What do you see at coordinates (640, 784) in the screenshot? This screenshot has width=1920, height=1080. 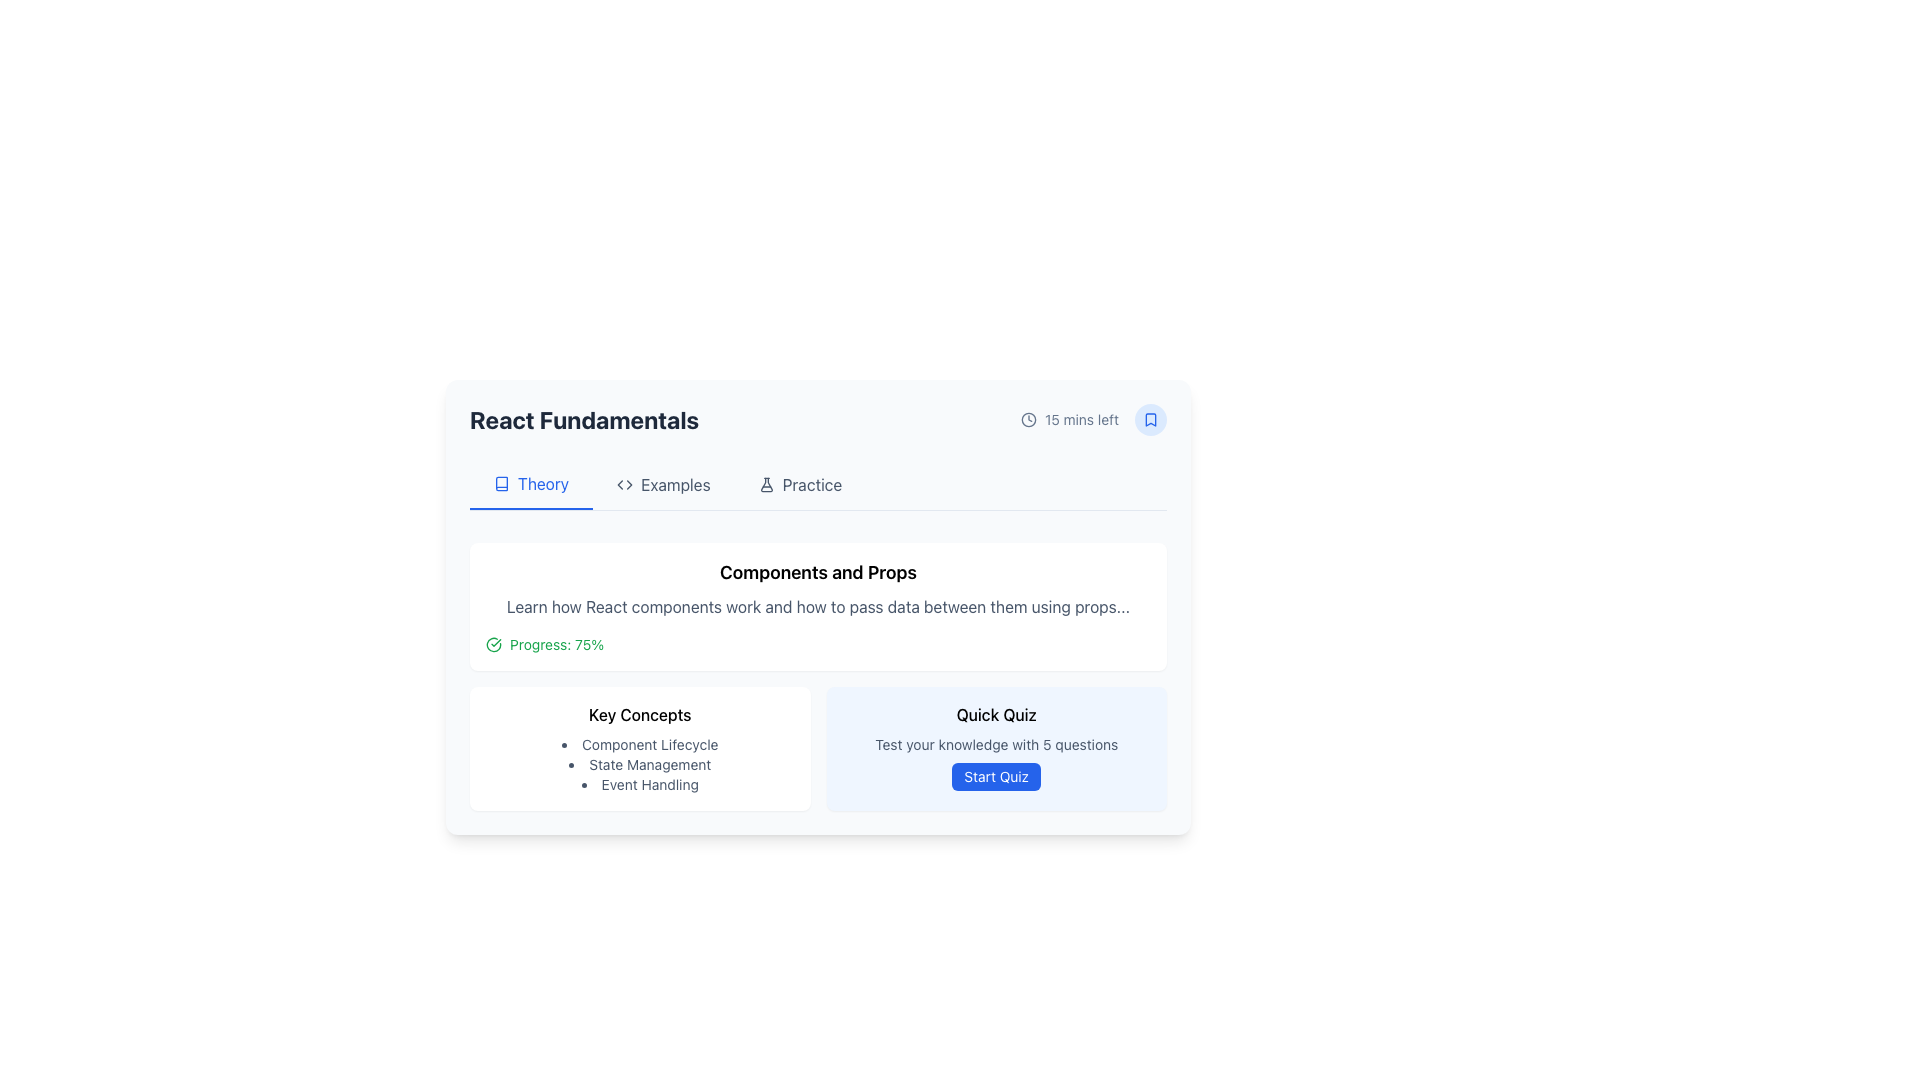 I see `the text item displaying 'Event Handling', which is the third item in the bullet-point list under the 'Key Concepts' section` at bounding box center [640, 784].